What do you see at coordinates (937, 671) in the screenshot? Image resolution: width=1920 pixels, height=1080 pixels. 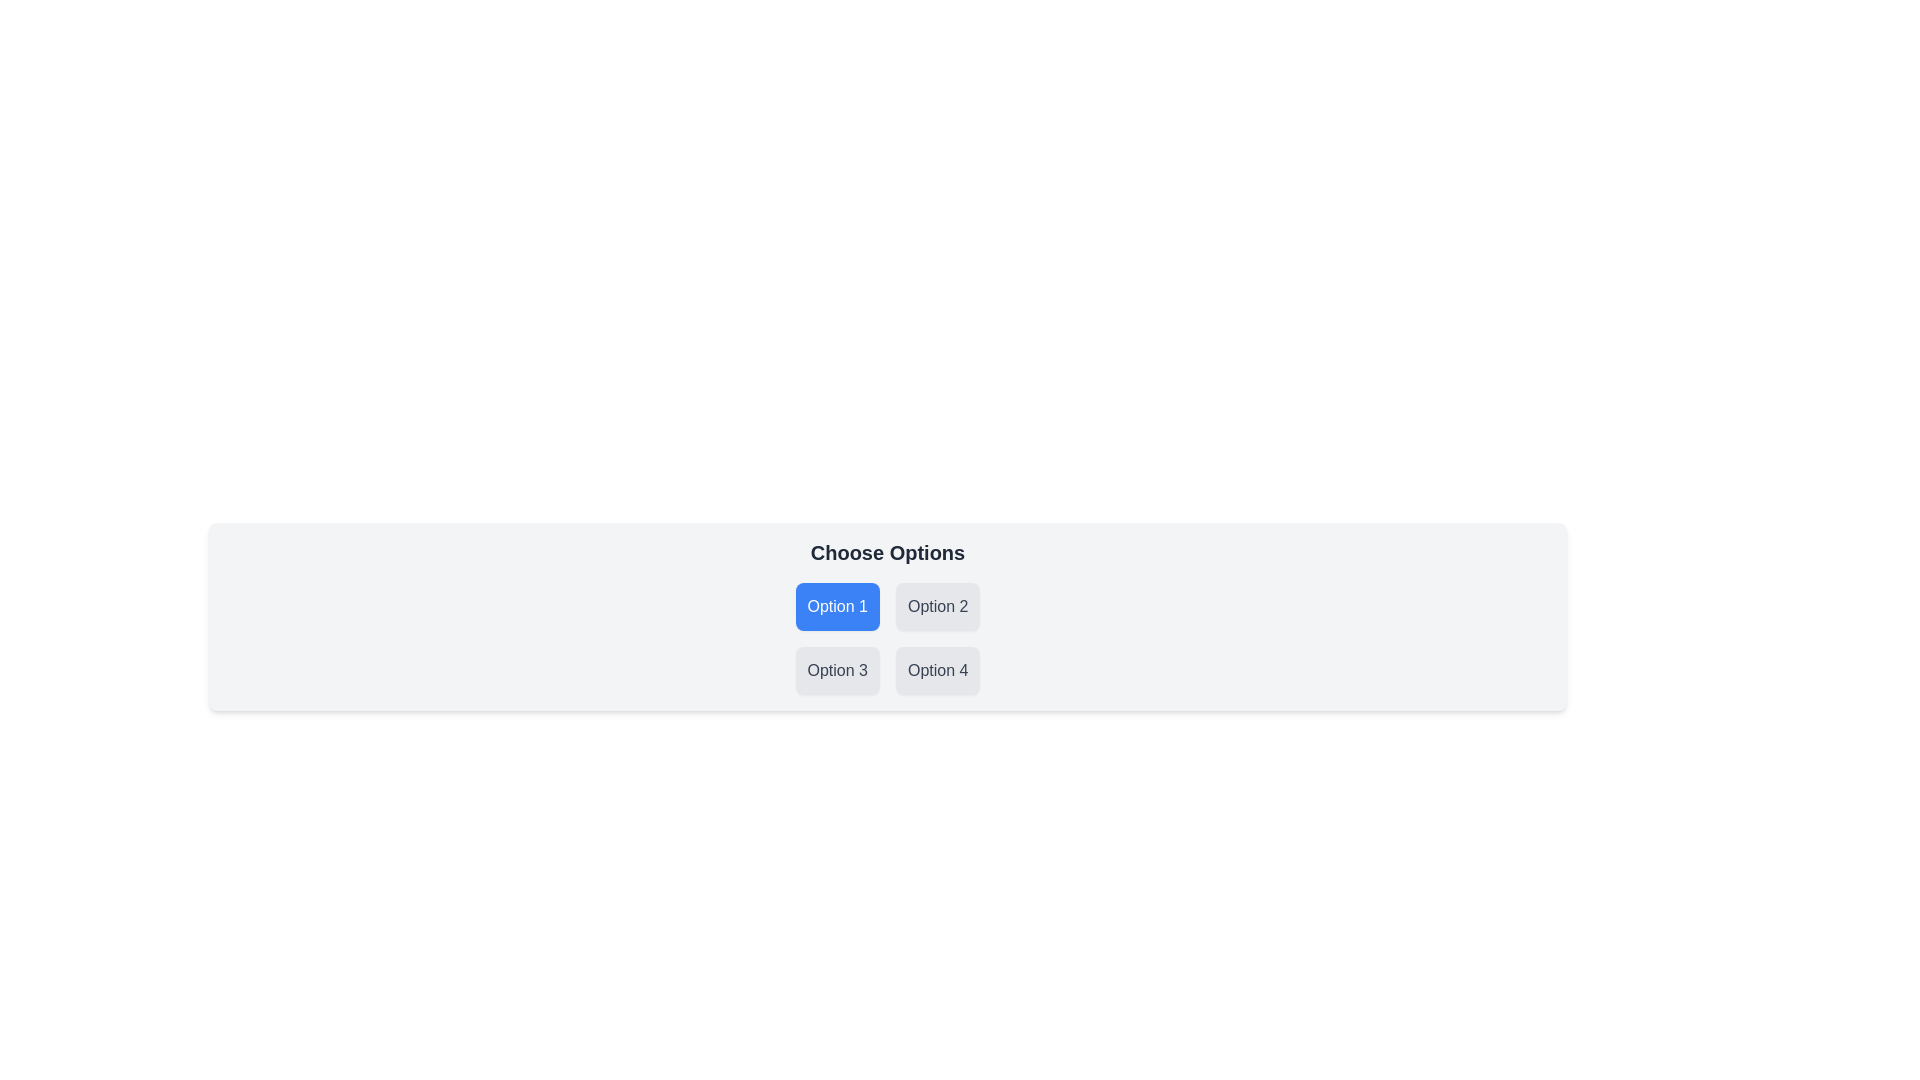 I see `the 'Option 4' button located in the bottom-right cell of the 2x2 grid` at bounding box center [937, 671].